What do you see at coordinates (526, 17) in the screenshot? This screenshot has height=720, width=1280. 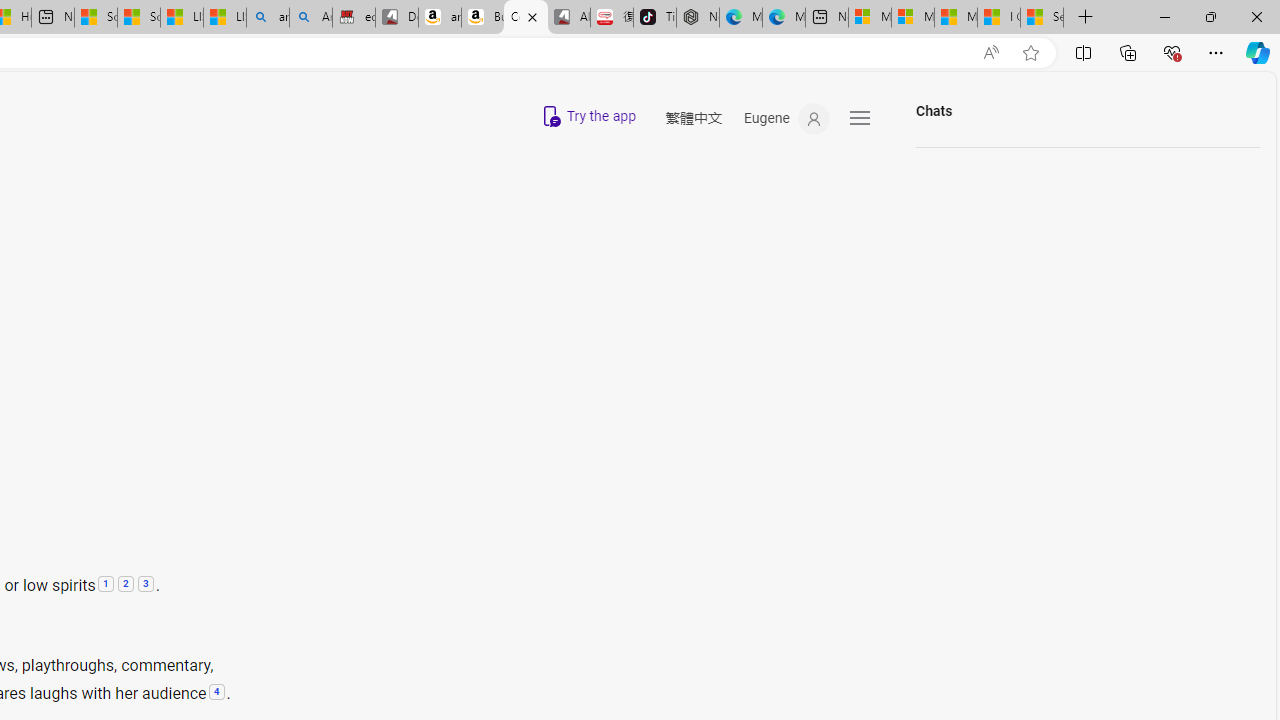 I see `'Copilot'` at bounding box center [526, 17].